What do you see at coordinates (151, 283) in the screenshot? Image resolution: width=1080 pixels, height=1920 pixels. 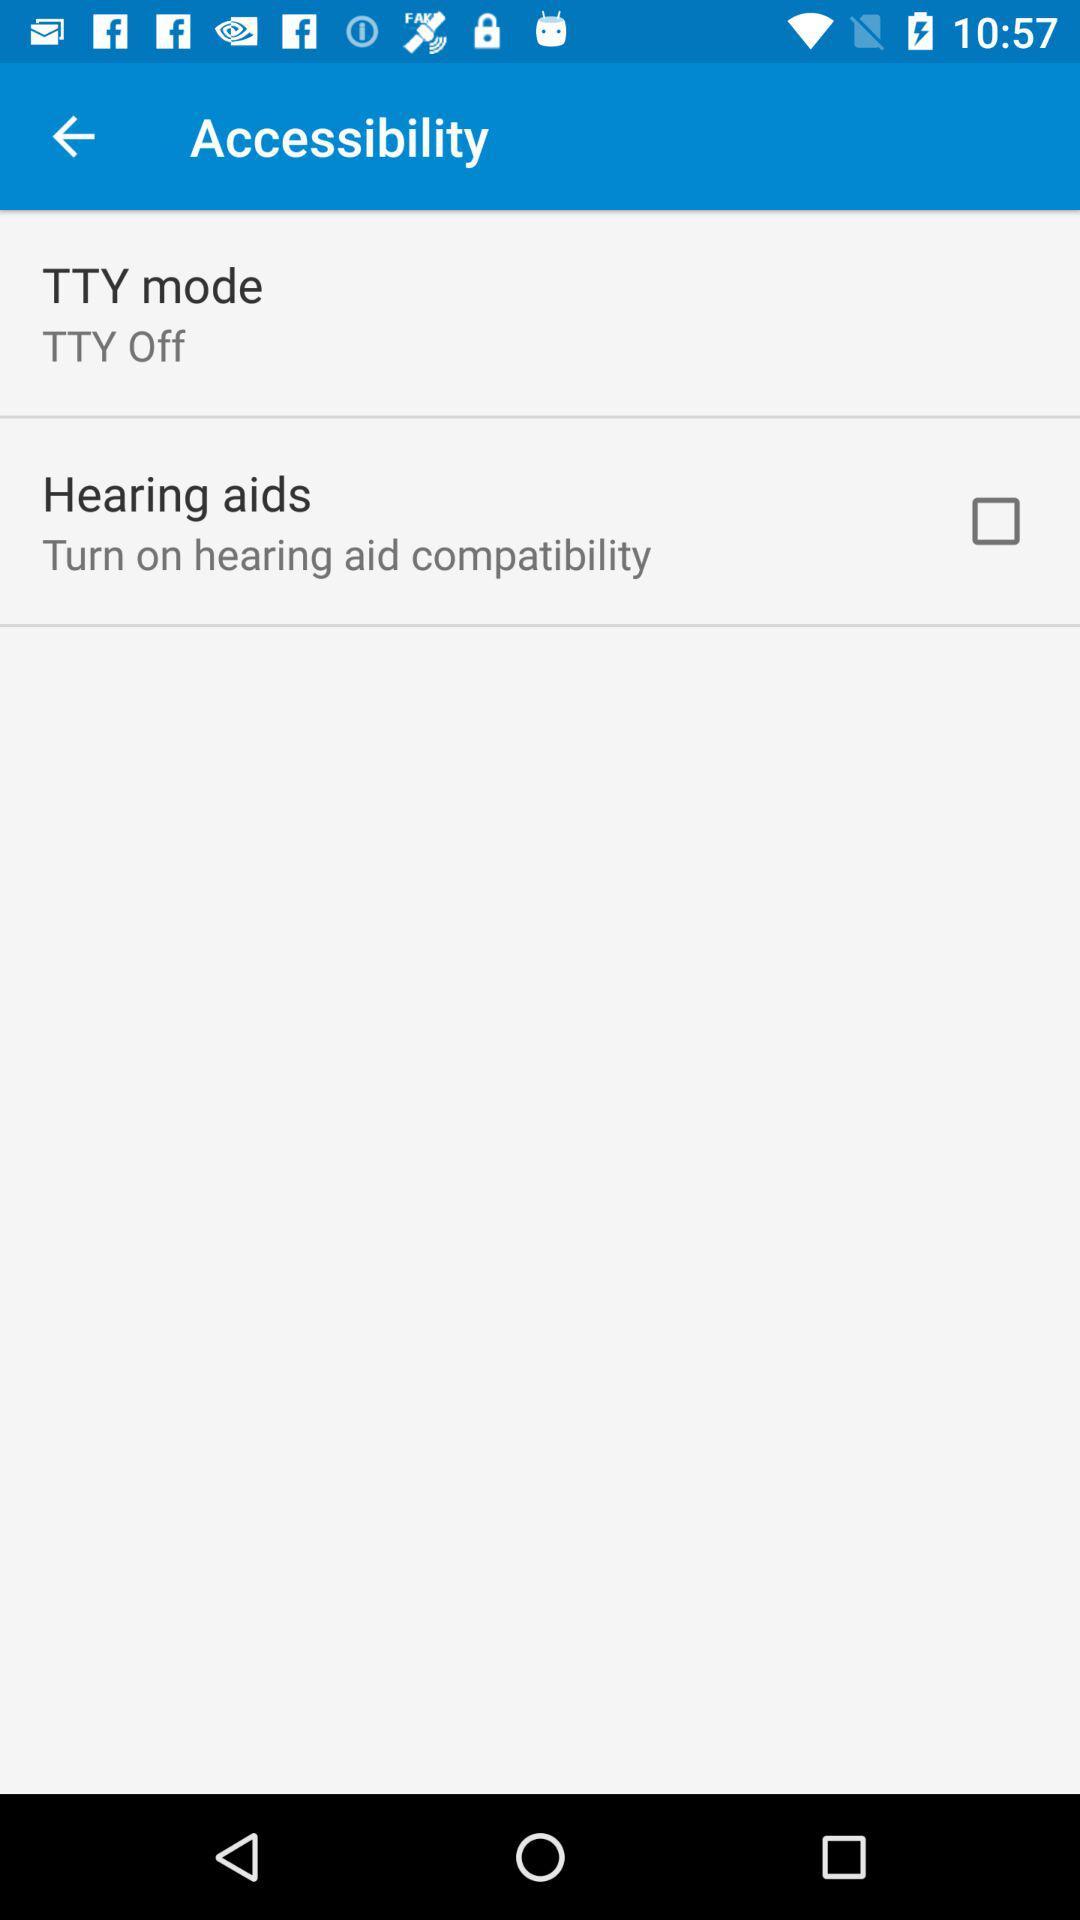 I see `tty mode` at bounding box center [151, 283].